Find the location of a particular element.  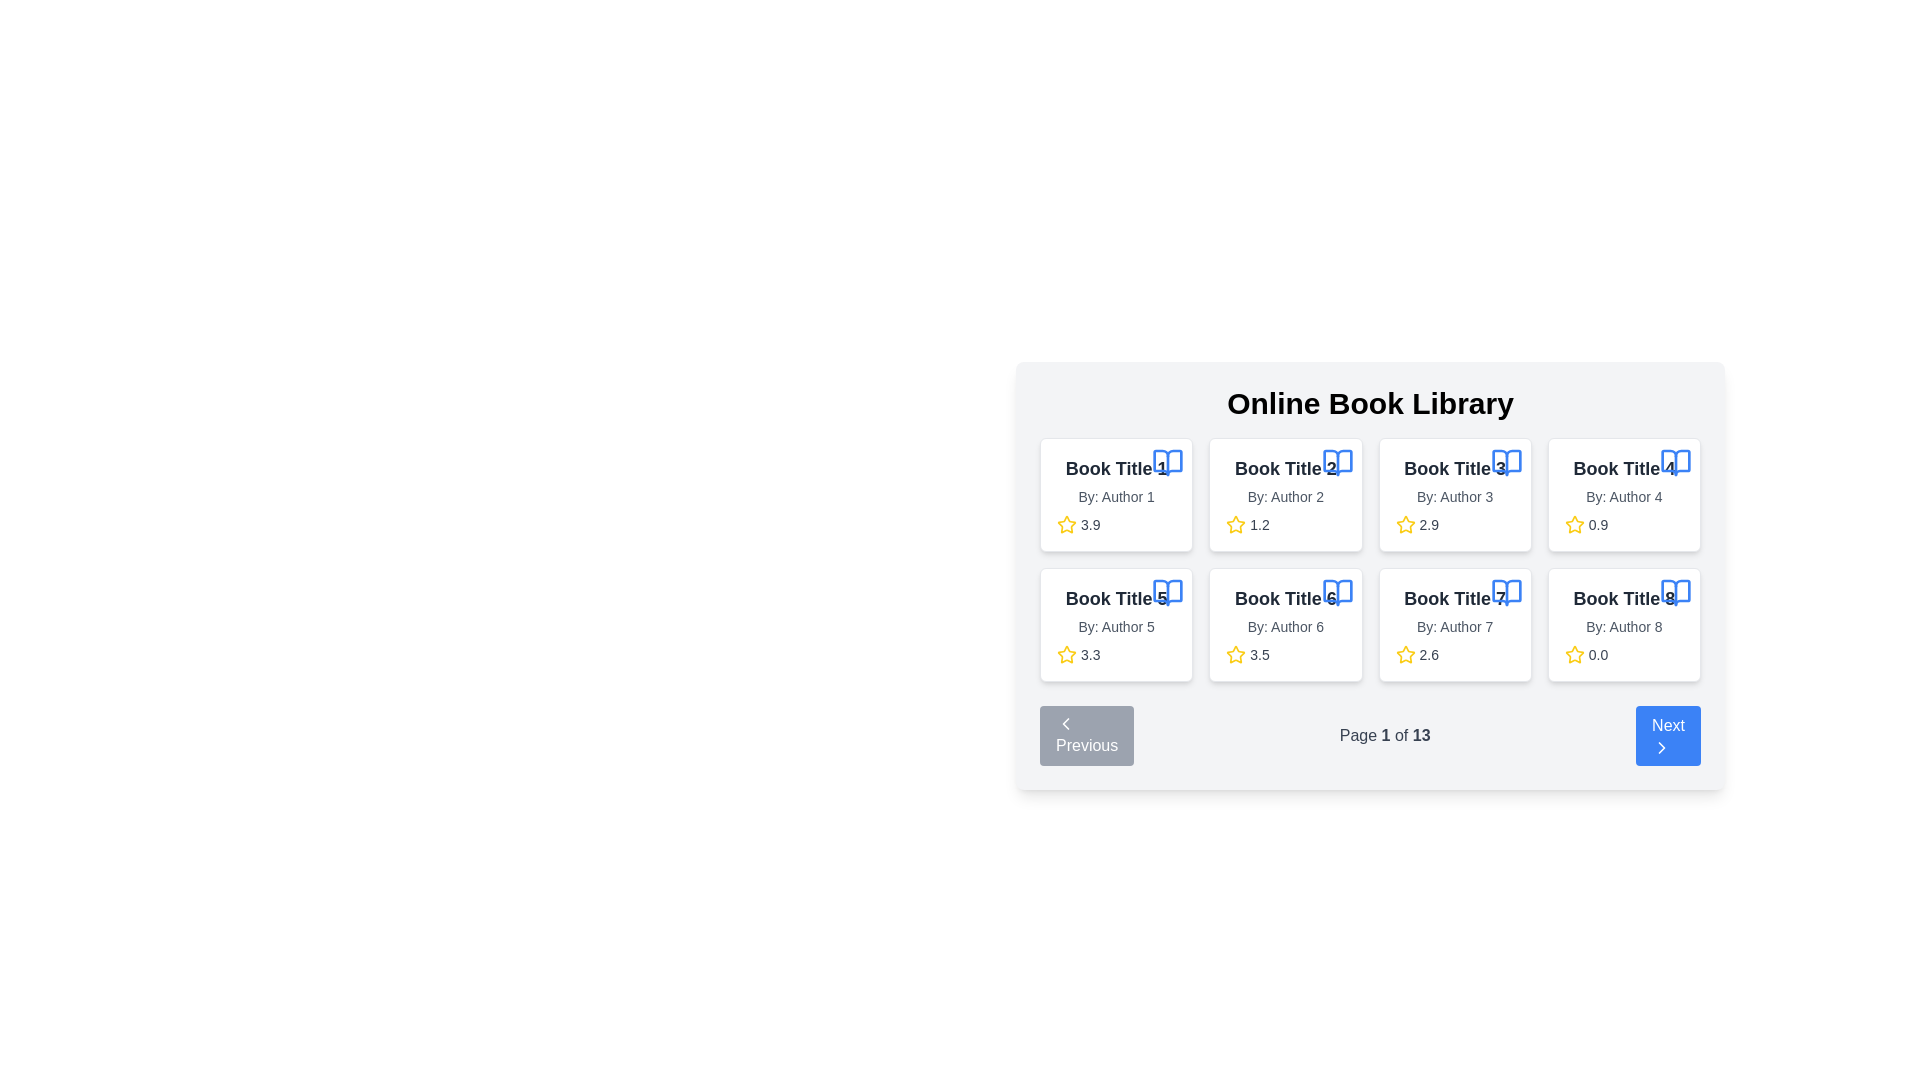

the lower portion of the open book icon styled in blue, located in the top-right corner of the 'Book Title 4' card, beside the text label and above the rating section is located at coordinates (1675, 462).